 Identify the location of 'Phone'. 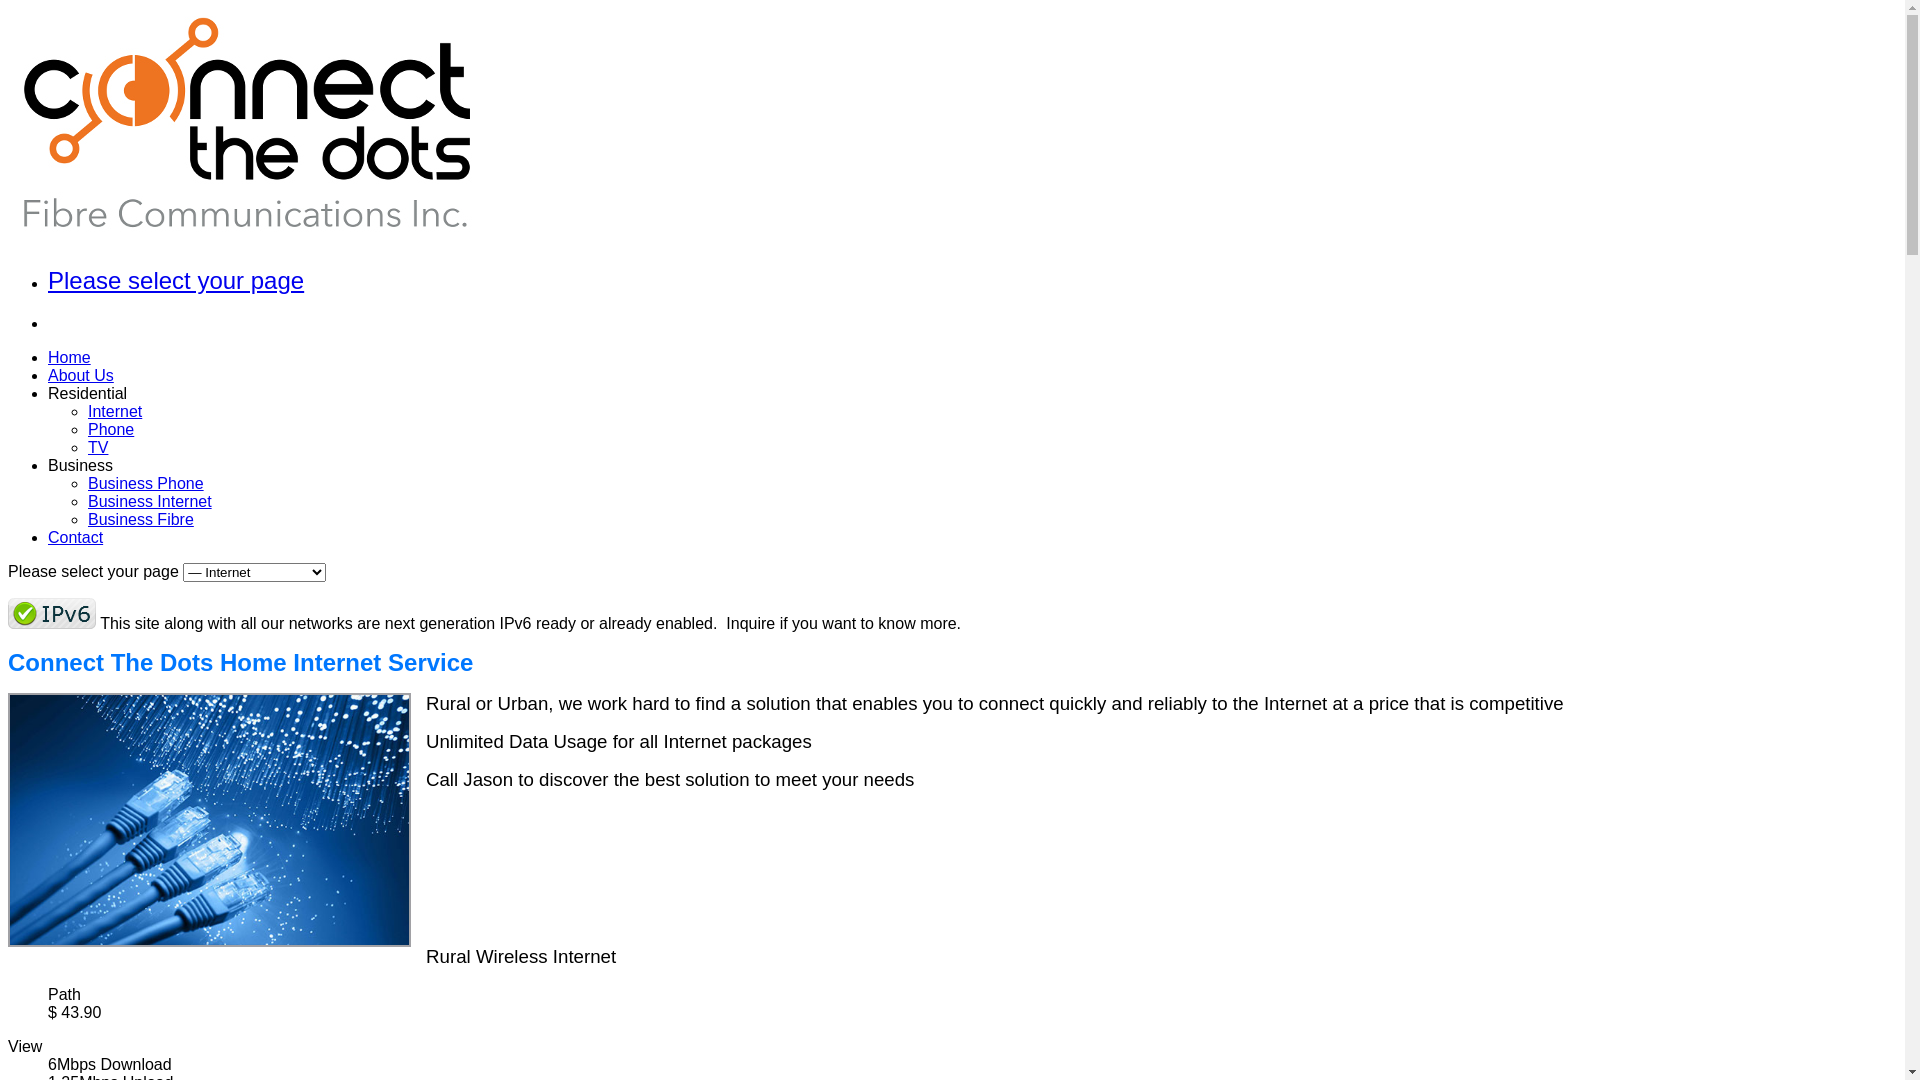
(86, 428).